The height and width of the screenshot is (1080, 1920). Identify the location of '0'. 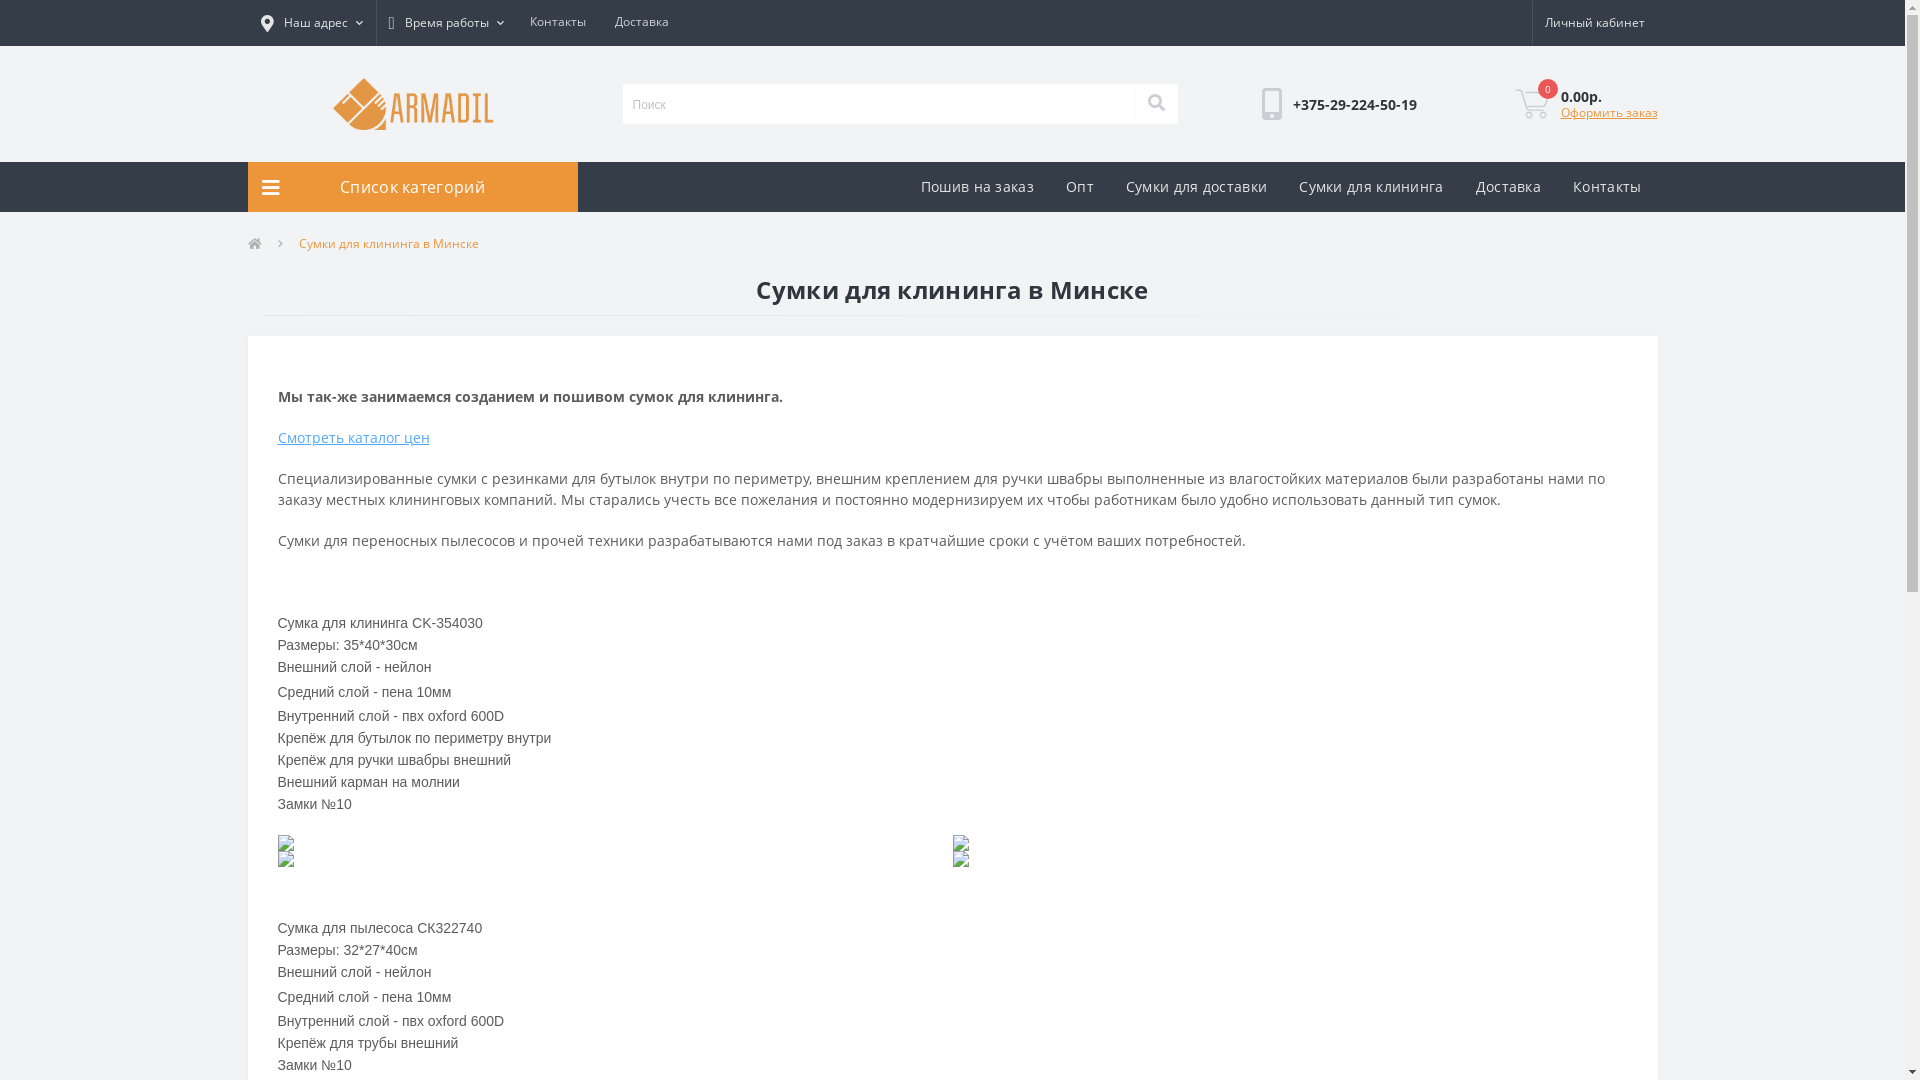
(1513, 104).